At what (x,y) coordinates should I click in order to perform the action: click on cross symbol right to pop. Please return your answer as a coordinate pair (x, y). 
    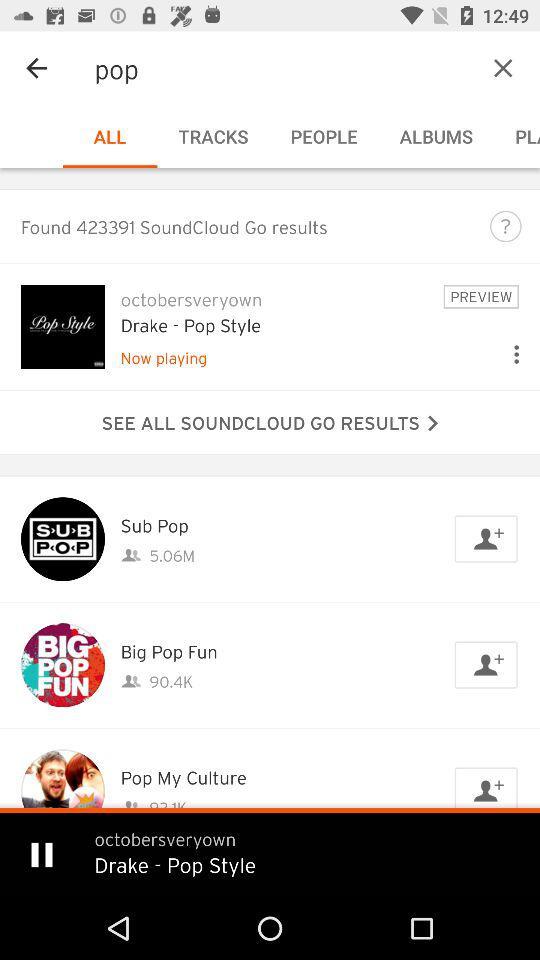
    Looking at the image, I should click on (472, 68).